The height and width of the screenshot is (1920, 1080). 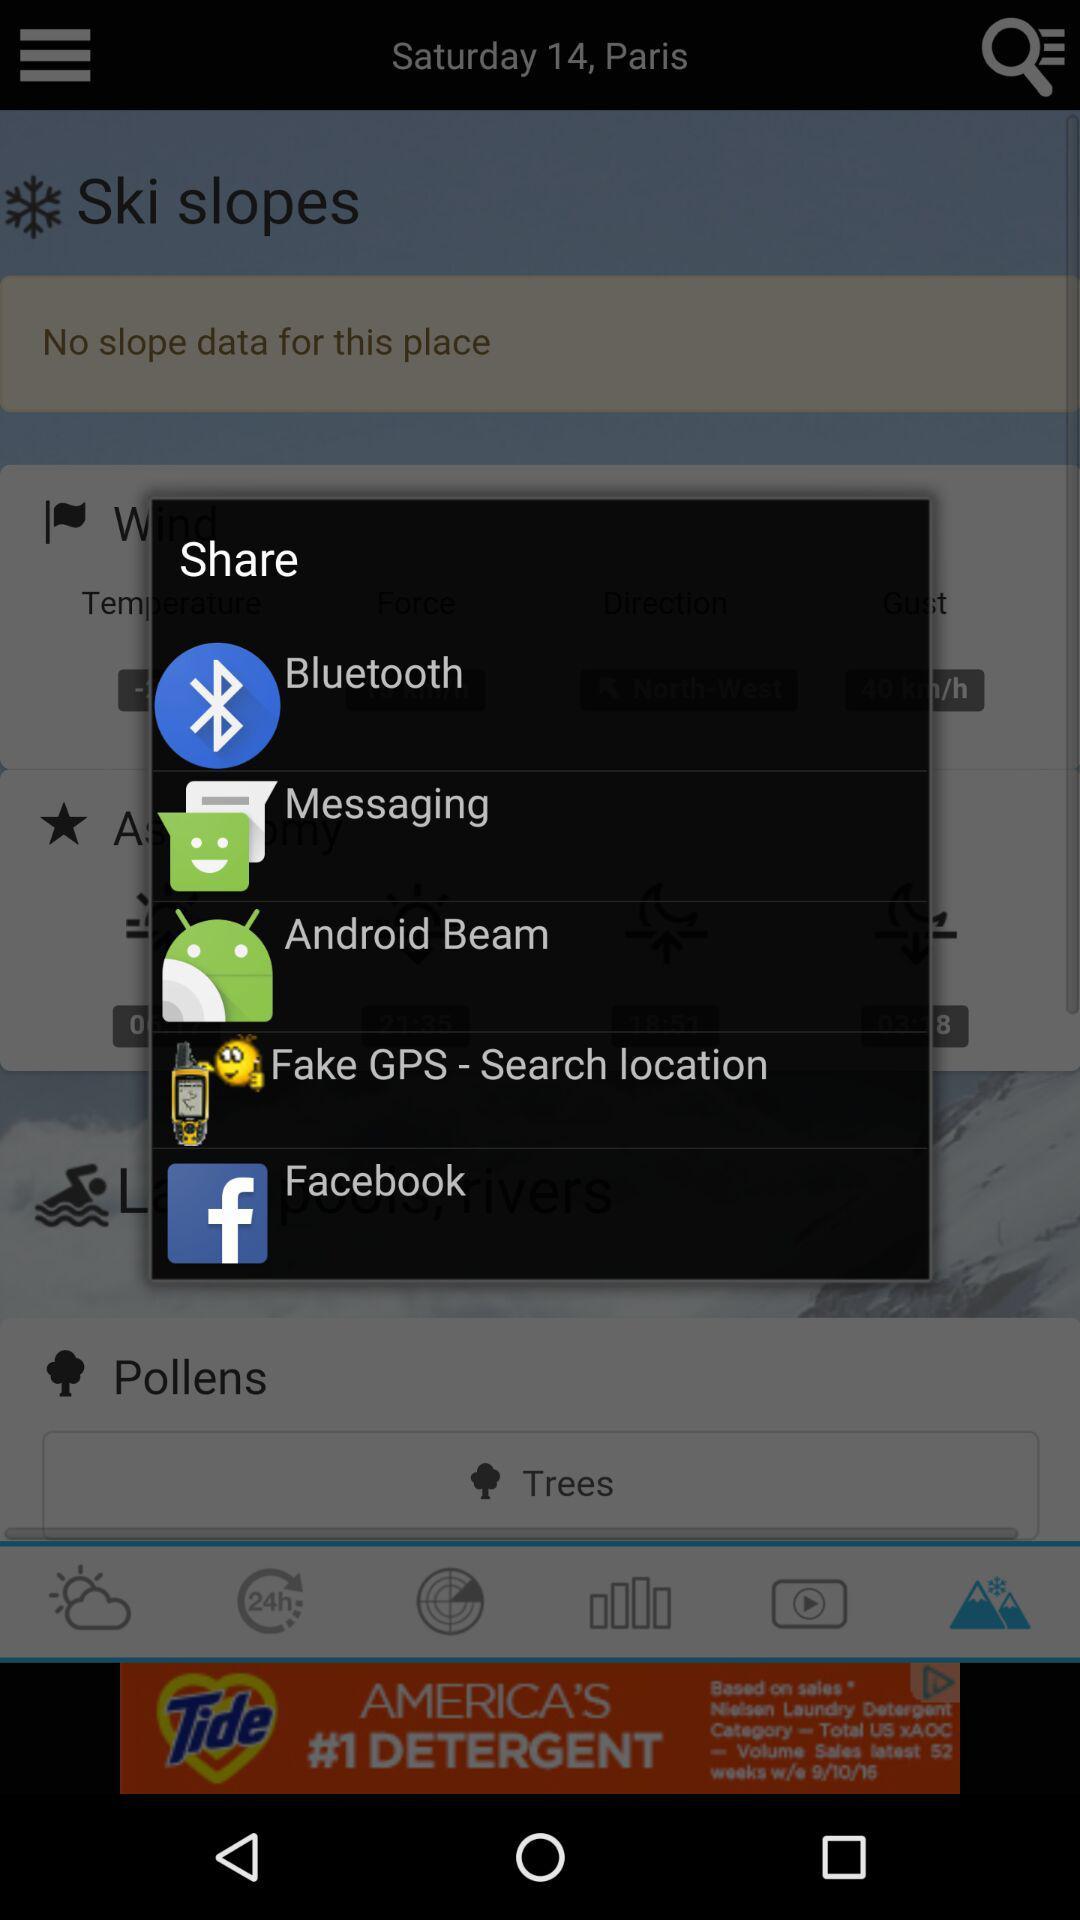 I want to click on bluetooth icon, so click(x=604, y=671).